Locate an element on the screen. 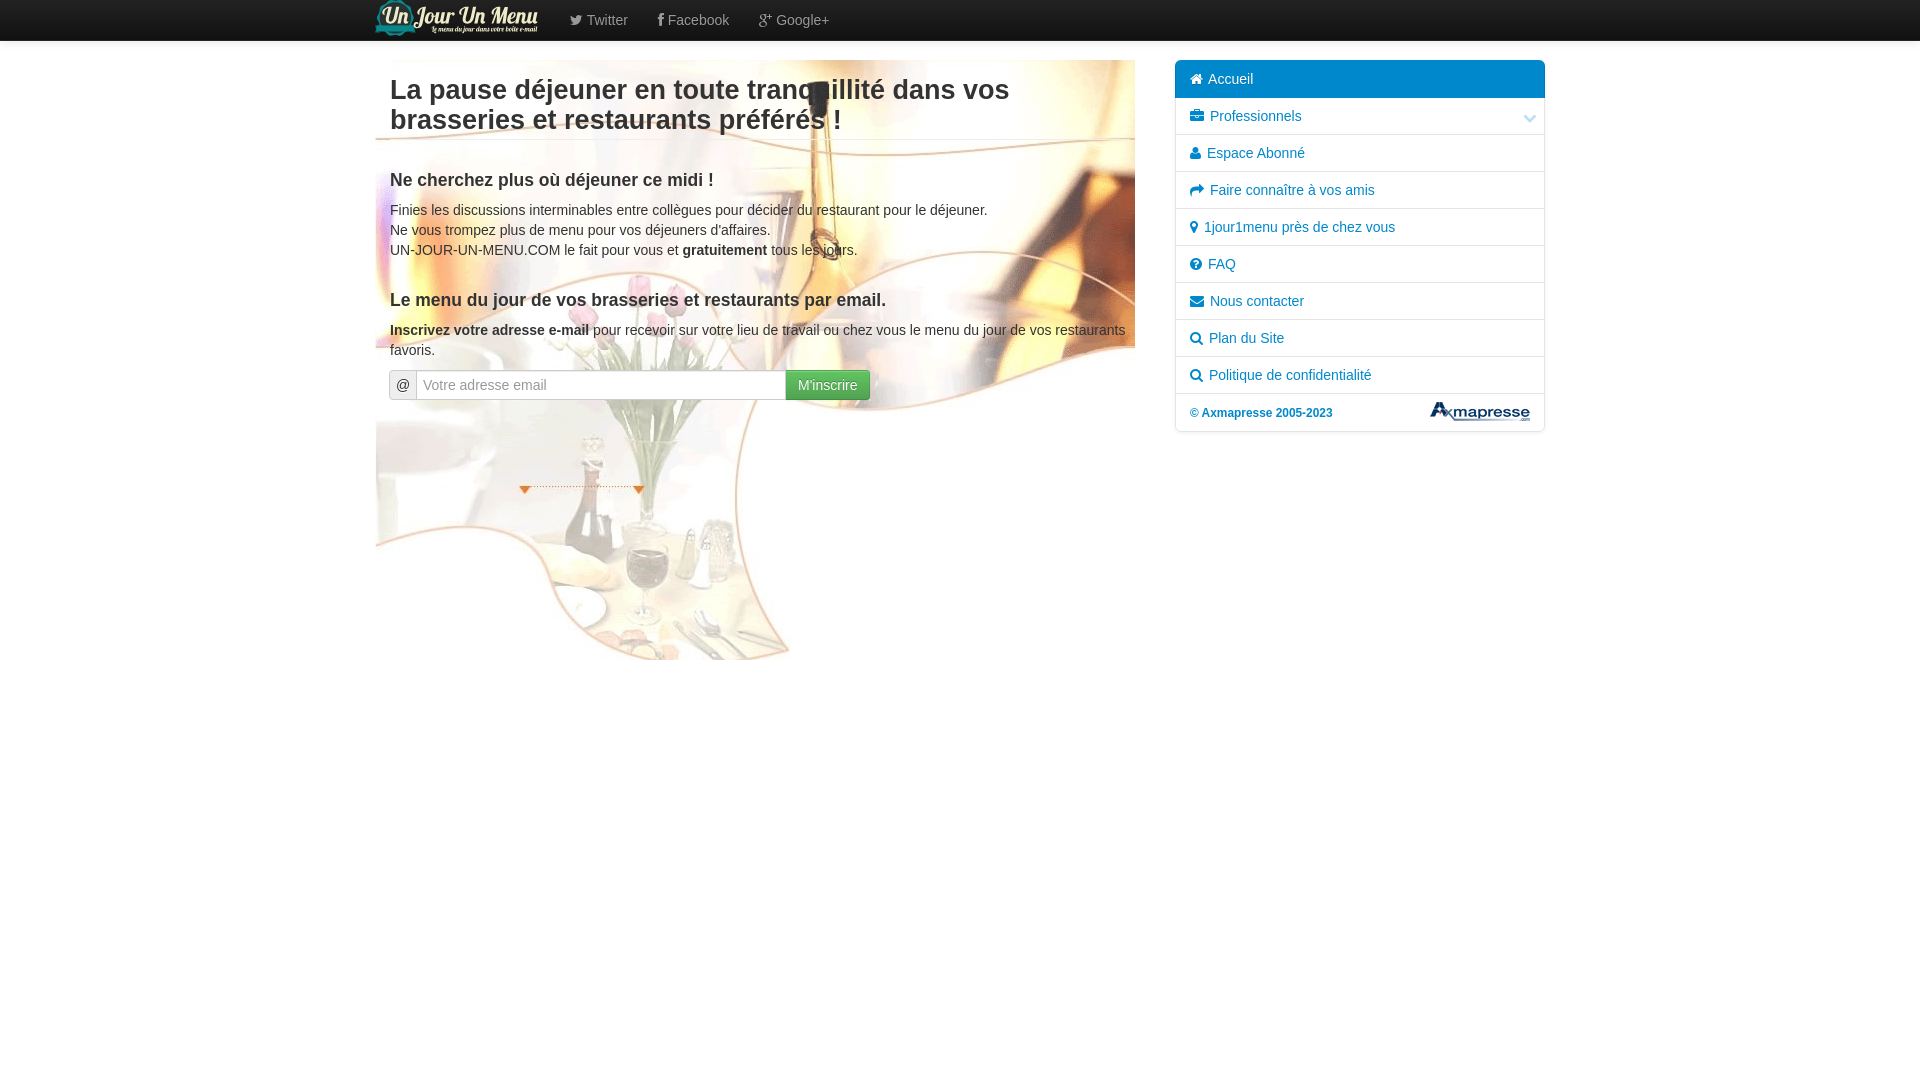 Image resolution: width=1920 pixels, height=1080 pixels. 'Professionnels' is located at coordinates (1359, 115).